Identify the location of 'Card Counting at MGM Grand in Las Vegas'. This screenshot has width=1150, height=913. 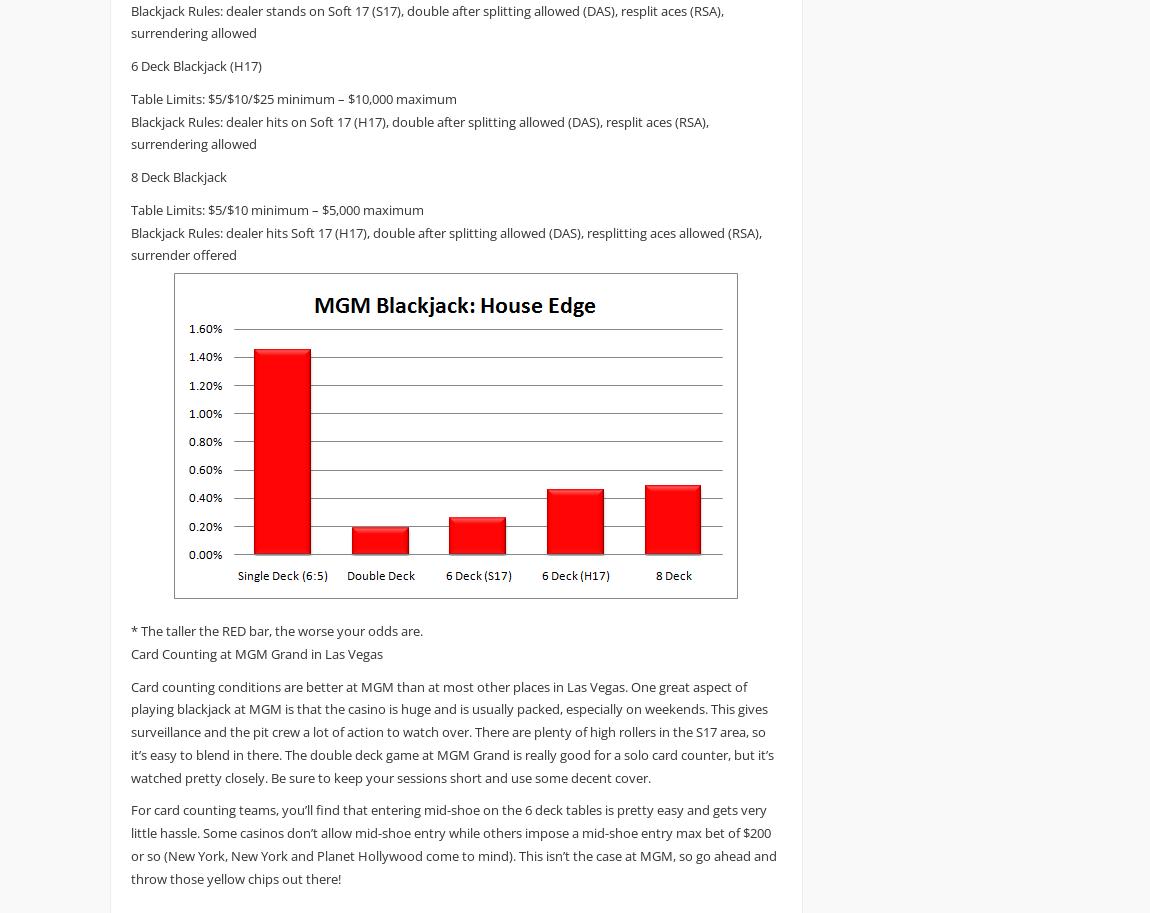
(256, 651).